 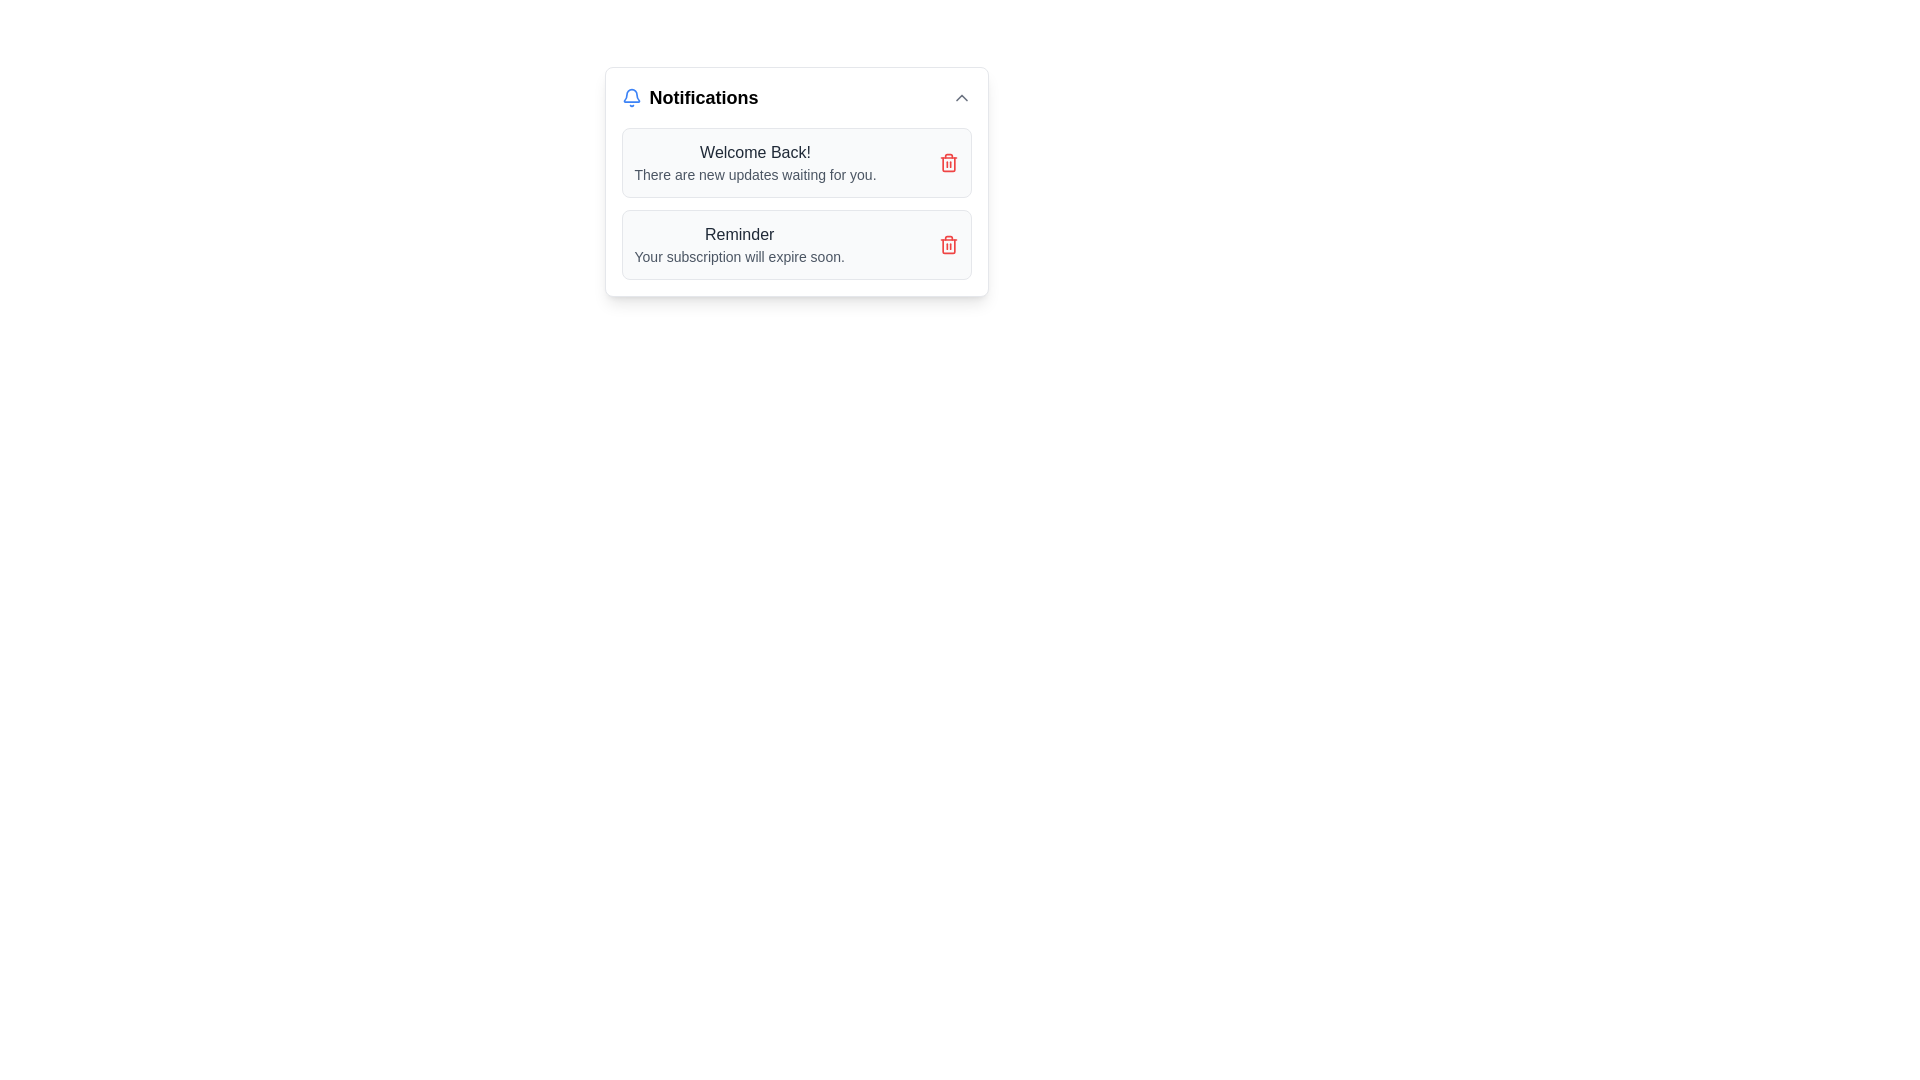 I want to click on the Text Label that serves as the title for the notification message, located below the 'Welcome Back!' header, so click(x=738, y=234).